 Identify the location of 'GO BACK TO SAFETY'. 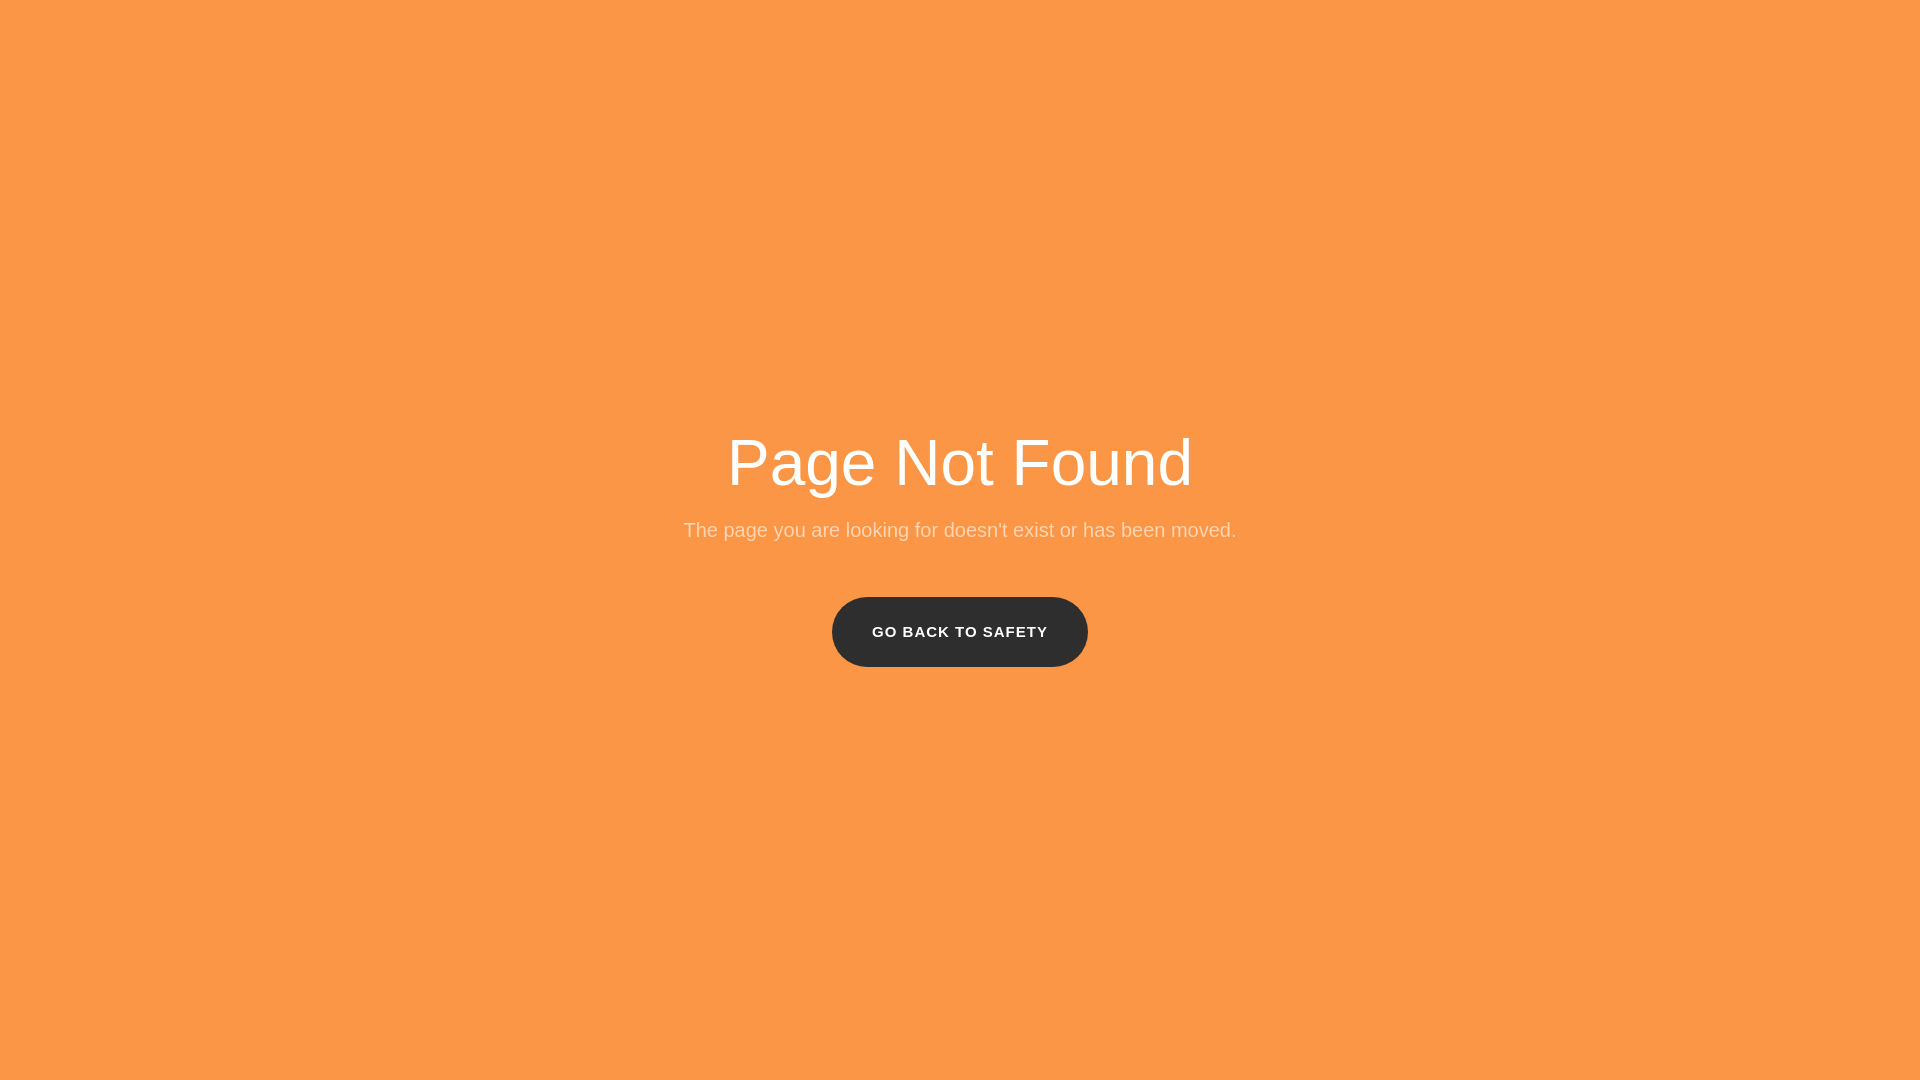
(960, 632).